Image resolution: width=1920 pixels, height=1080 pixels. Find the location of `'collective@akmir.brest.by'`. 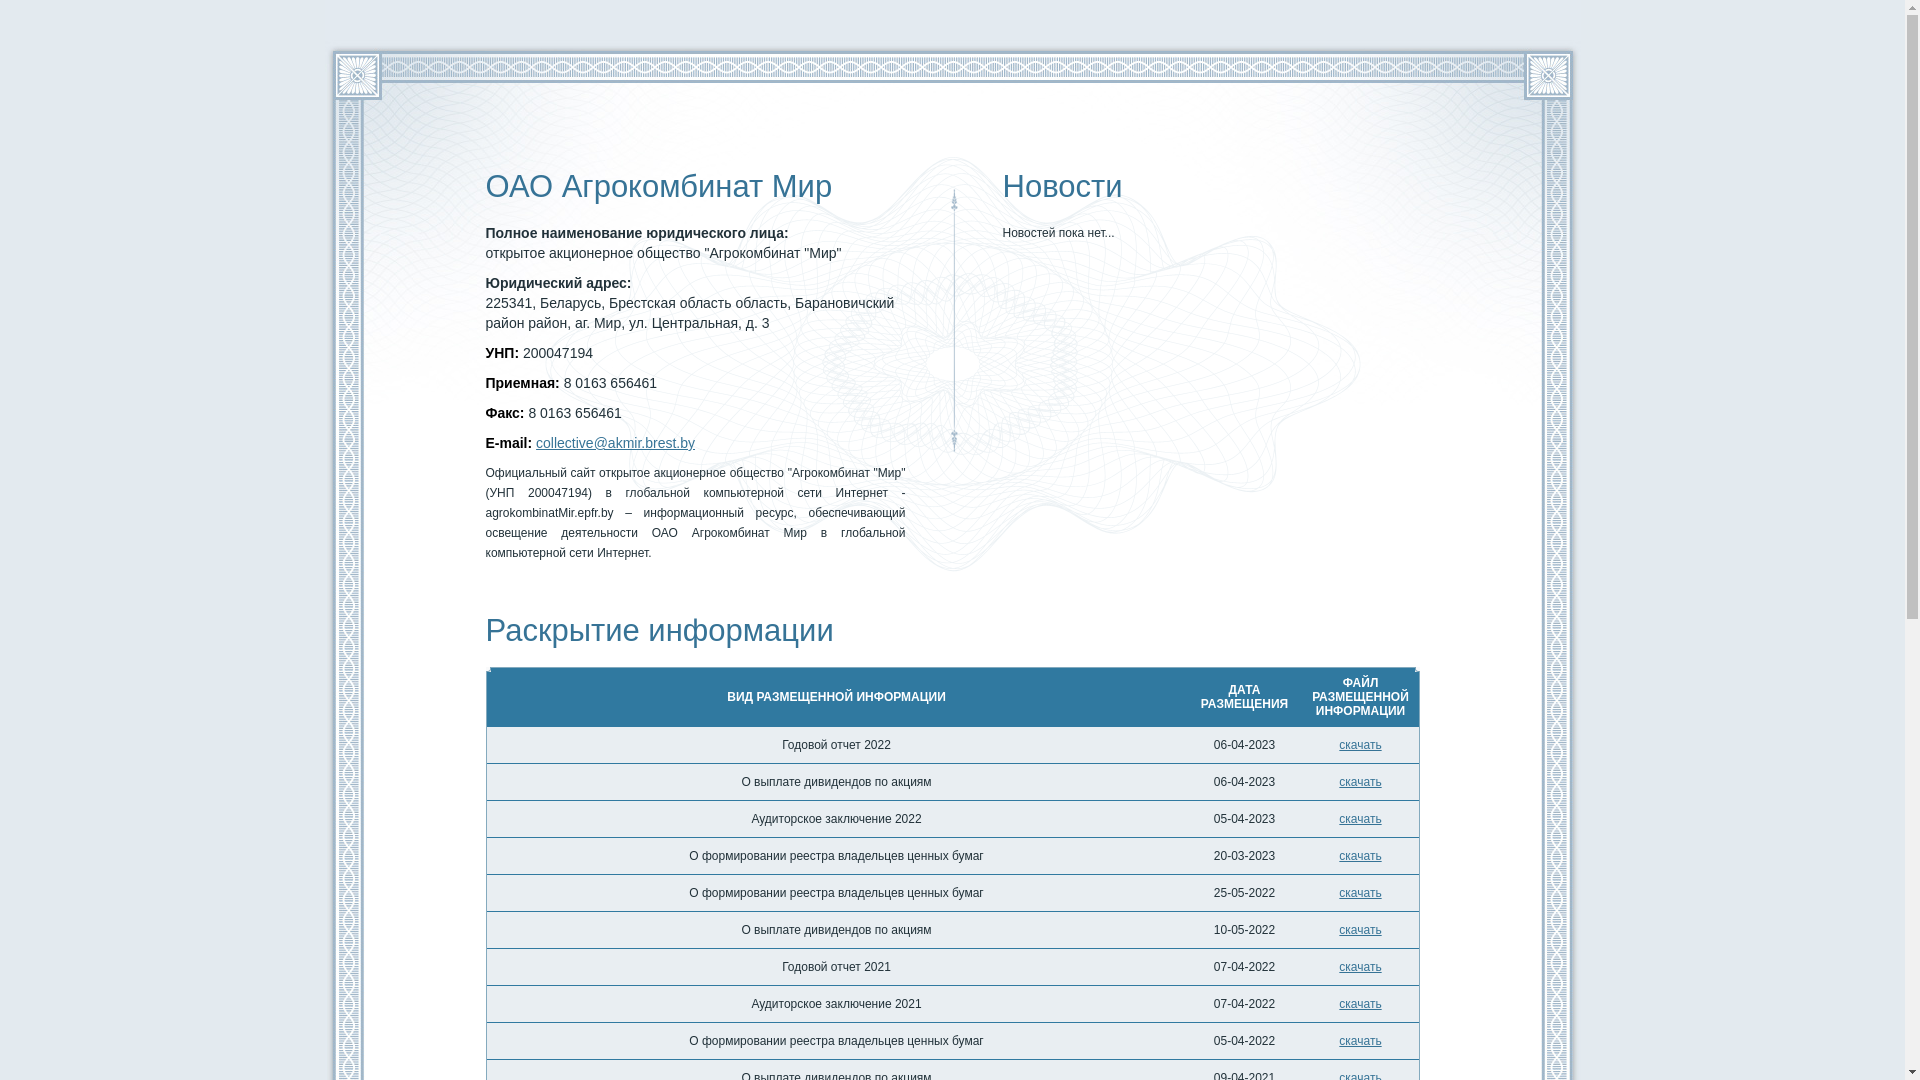

'collective@akmir.brest.by' is located at coordinates (614, 442).